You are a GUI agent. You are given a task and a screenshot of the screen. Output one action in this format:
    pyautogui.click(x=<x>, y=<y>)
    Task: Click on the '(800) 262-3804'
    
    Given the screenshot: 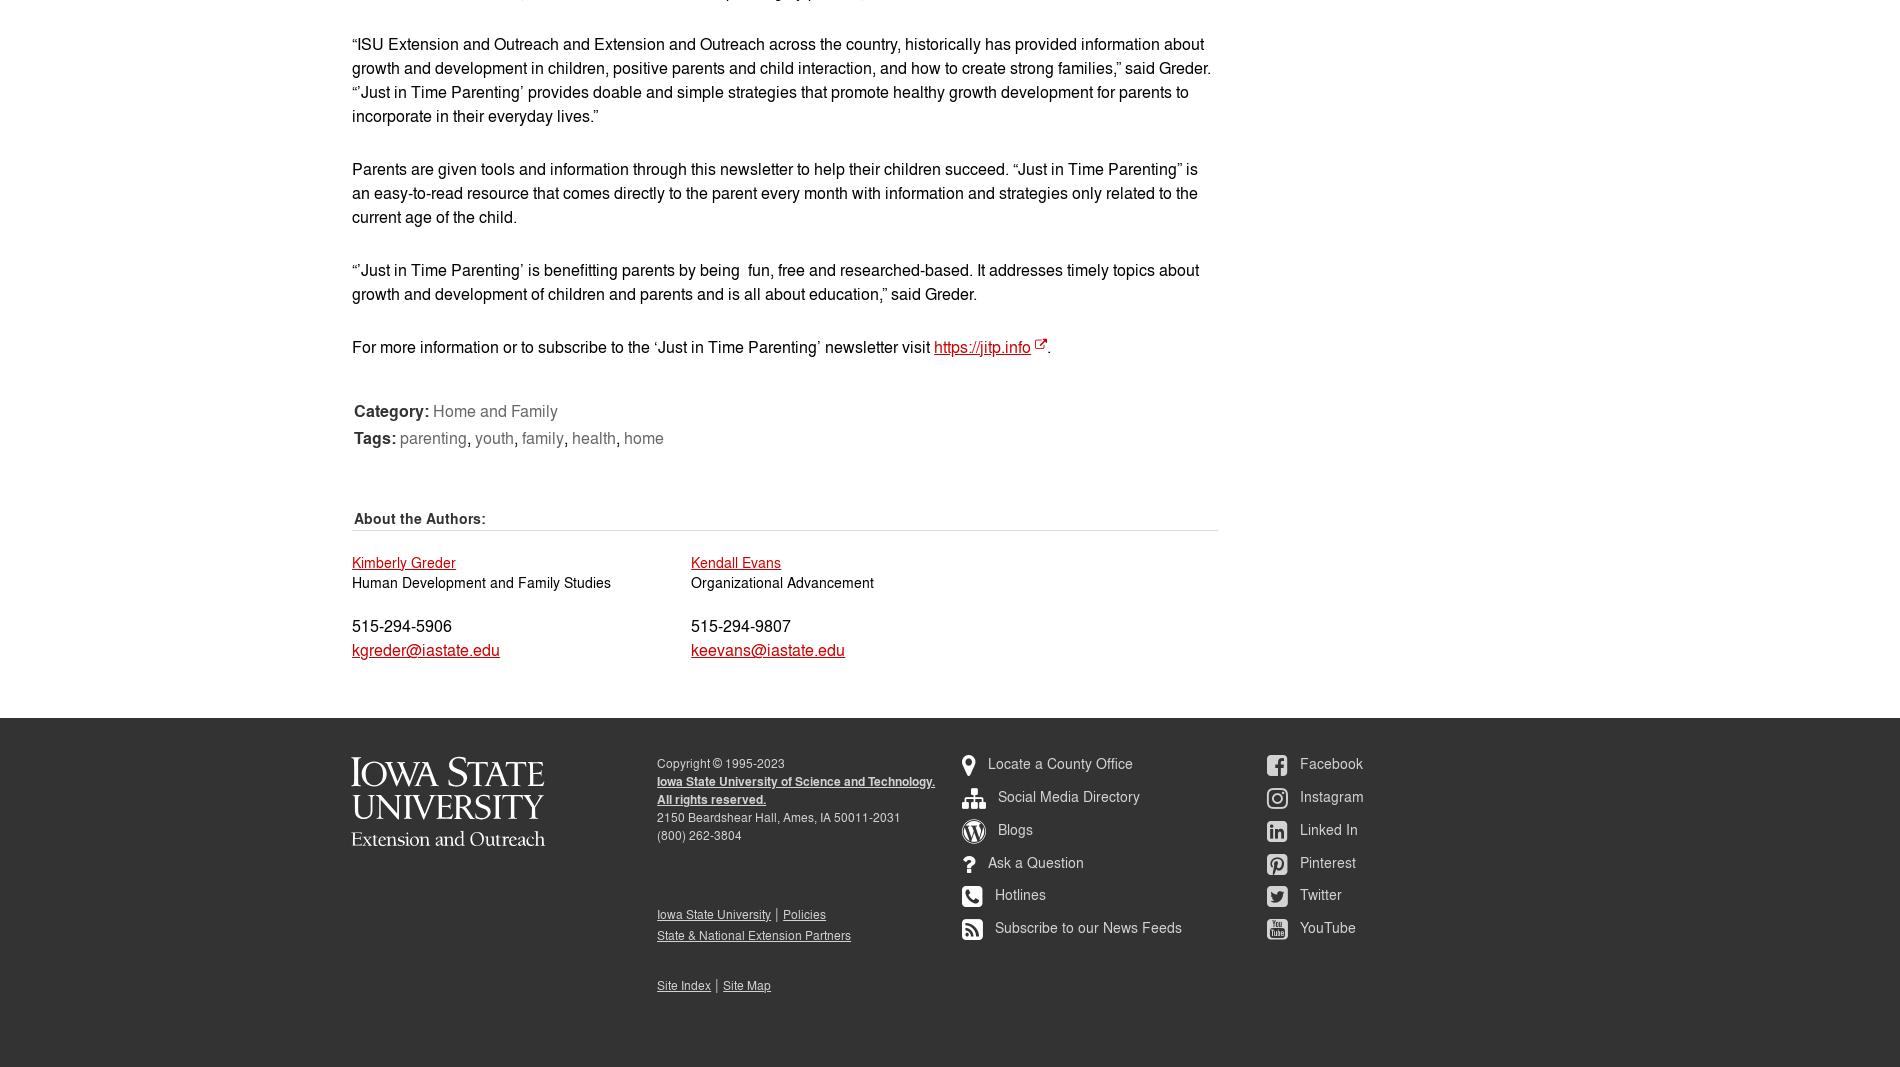 What is the action you would take?
    pyautogui.click(x=699, y=834)
    